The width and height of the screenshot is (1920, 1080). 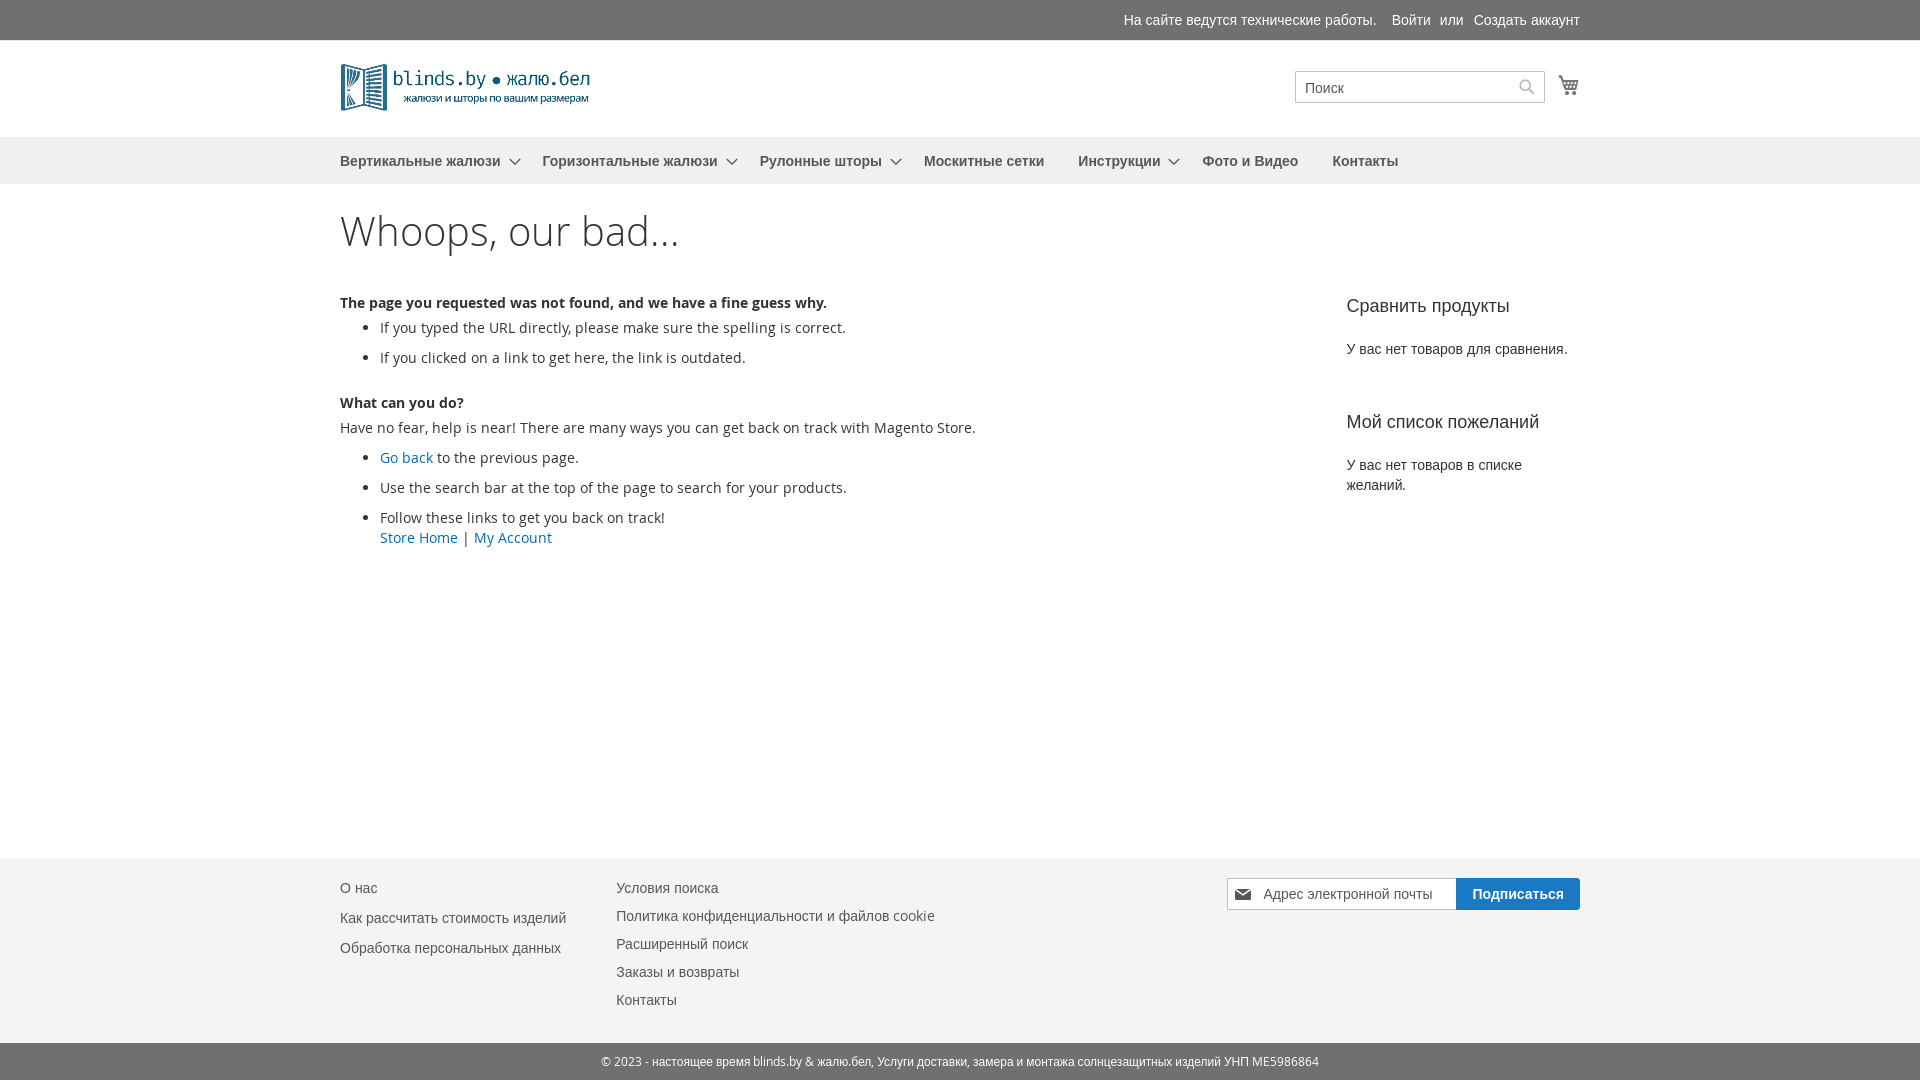 I want to click on 'My Account', so click(x=513, y=536).